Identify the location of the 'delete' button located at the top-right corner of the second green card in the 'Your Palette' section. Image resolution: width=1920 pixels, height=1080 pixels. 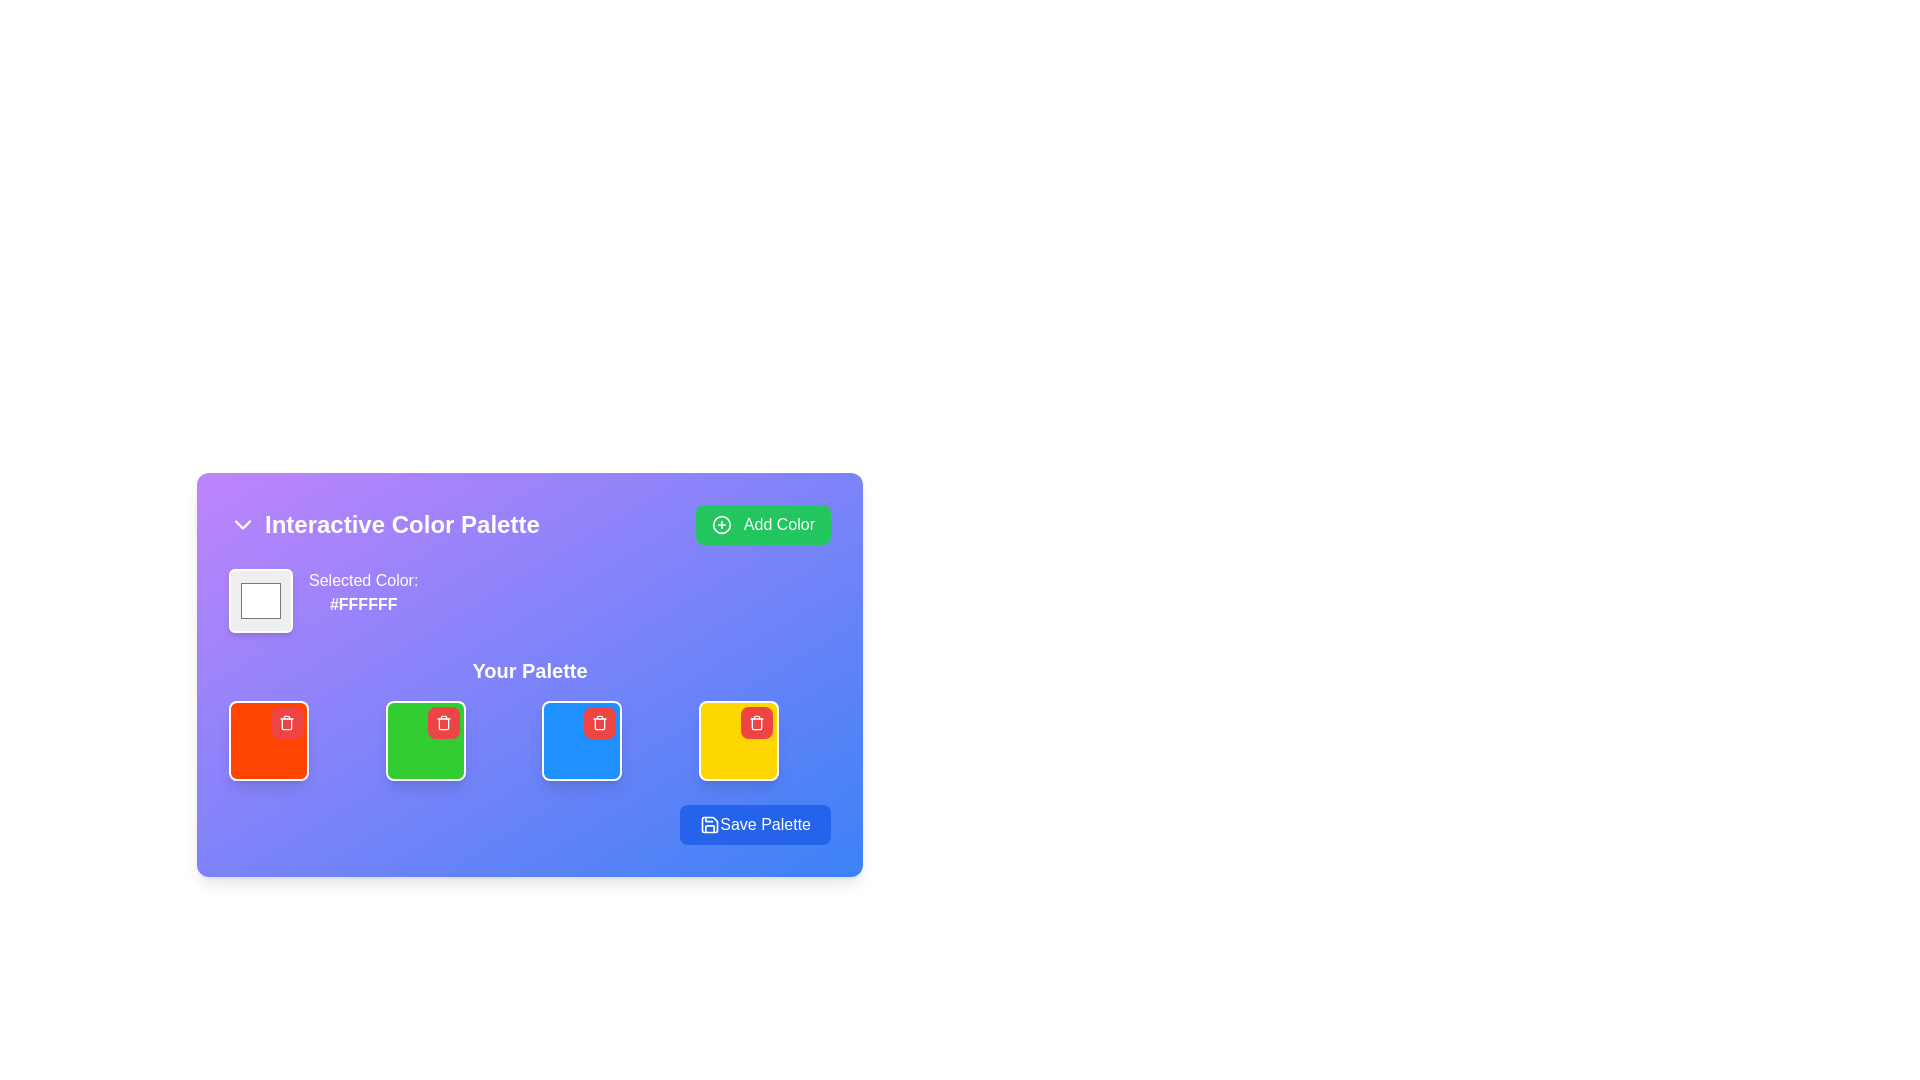
(442, 722).